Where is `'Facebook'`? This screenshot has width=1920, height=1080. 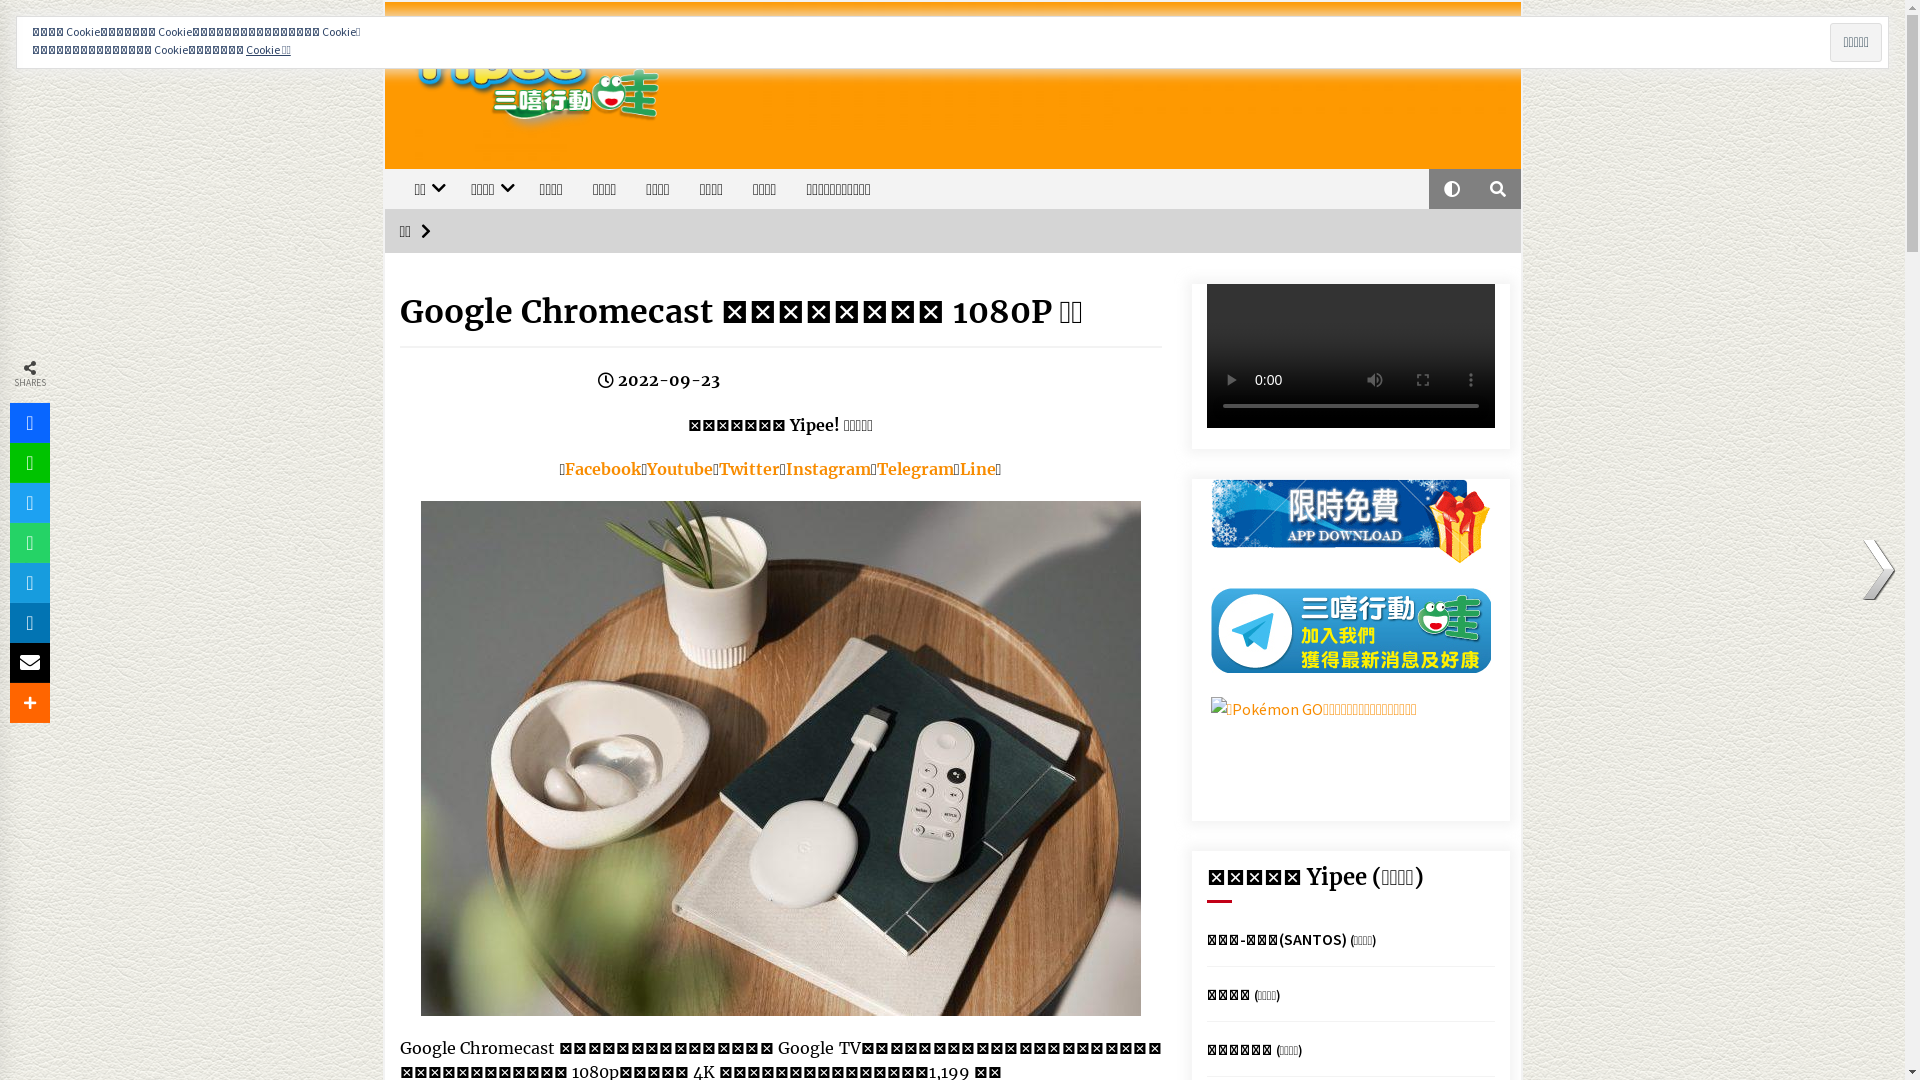 'Facebook' is located at coordinates (602, 469).